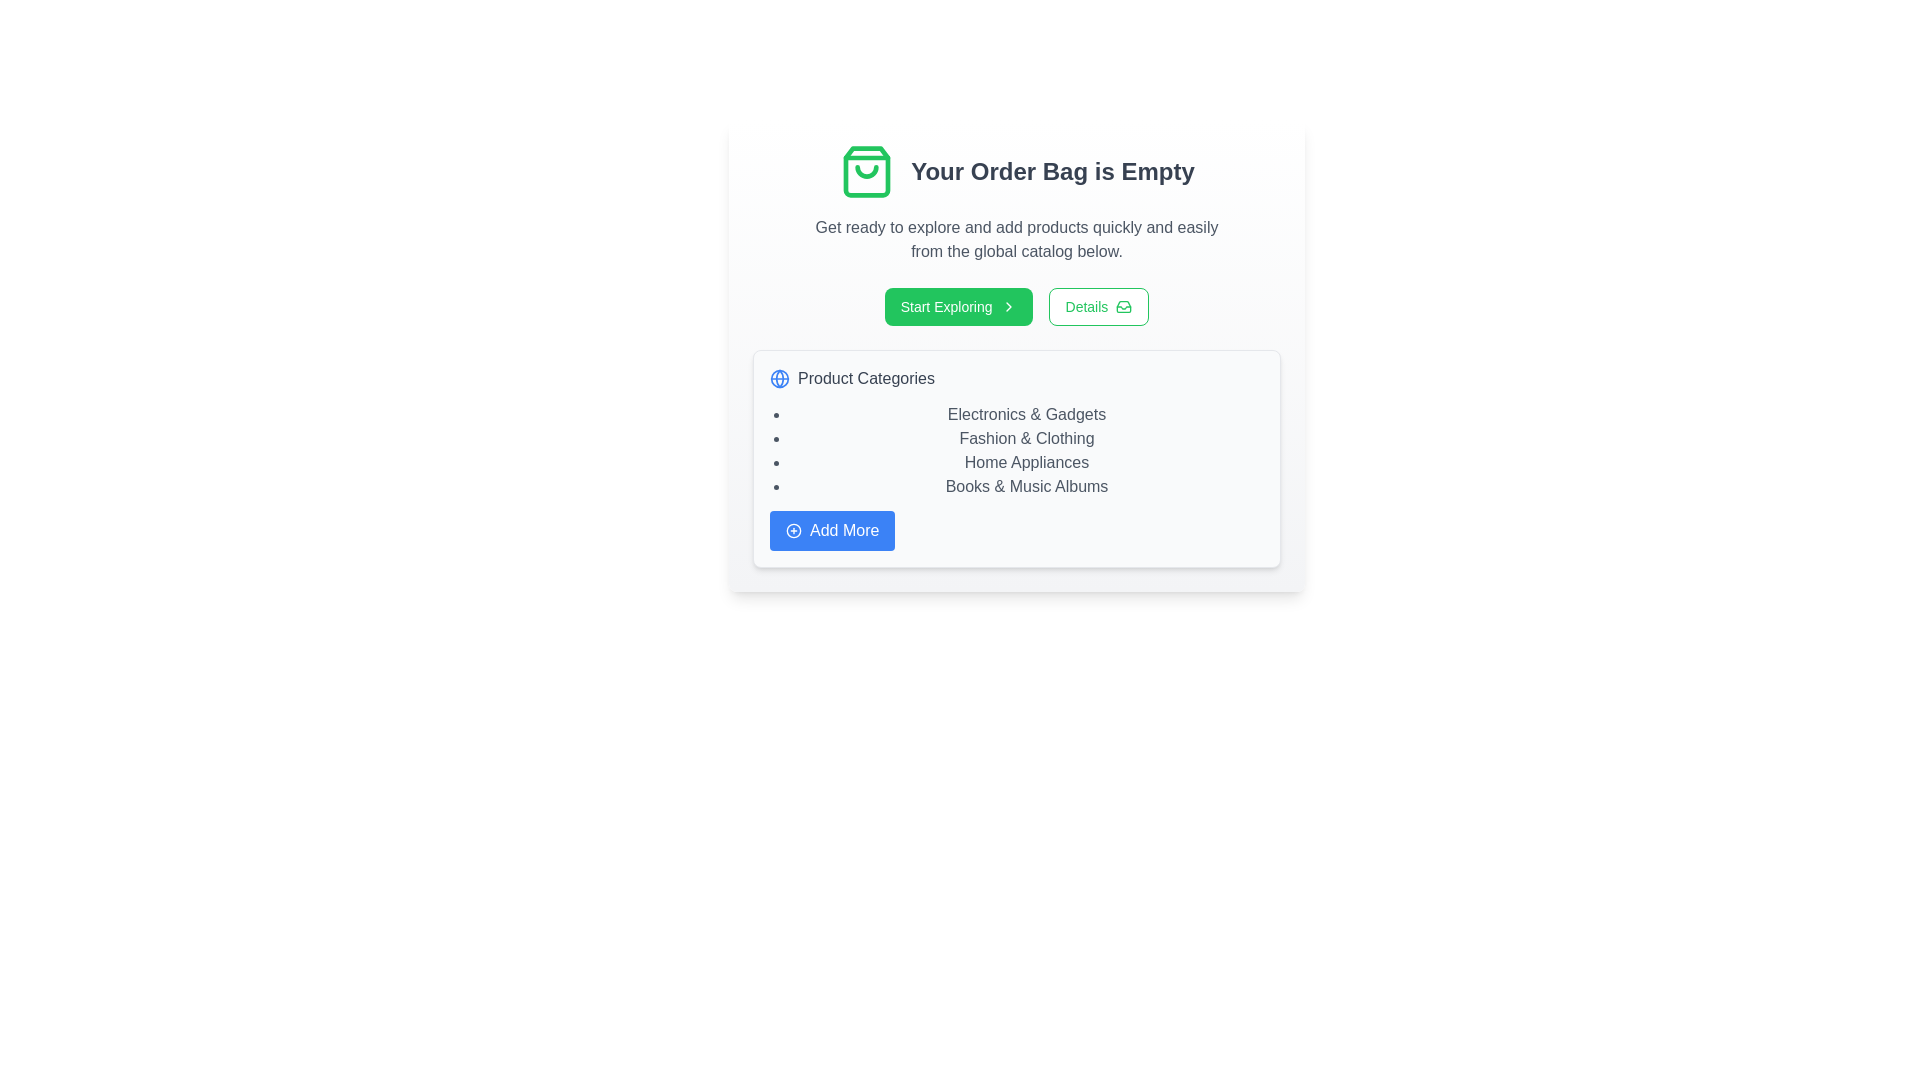 The width and height of the screenshot is (1920, 1080). What do you see at coordinates (792, 530) in the screenshot?
I see `the blue button labeled 'Add More' which contains the icon on its left side, located at the bottom of the 'Product Categories' card` at bounding box center [792, 530].